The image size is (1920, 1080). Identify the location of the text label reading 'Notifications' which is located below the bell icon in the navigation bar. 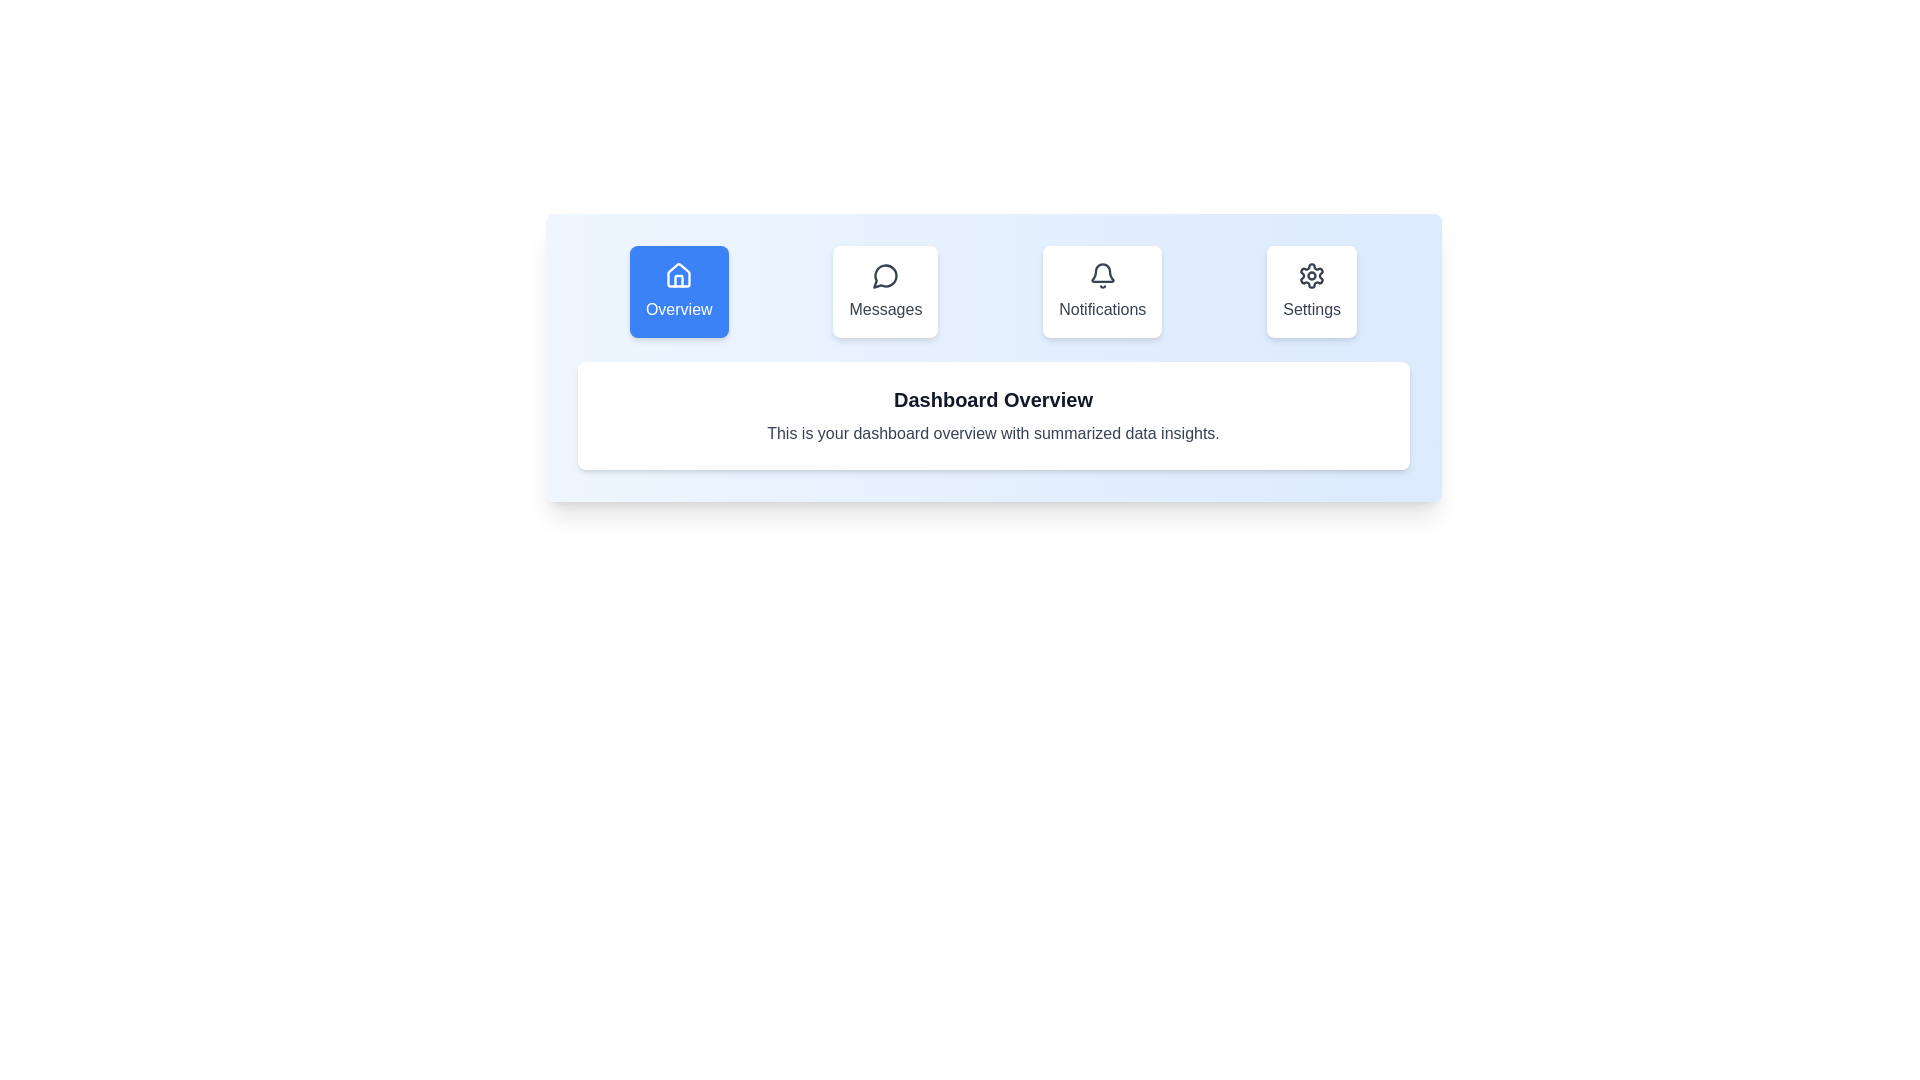
(1101, 309).